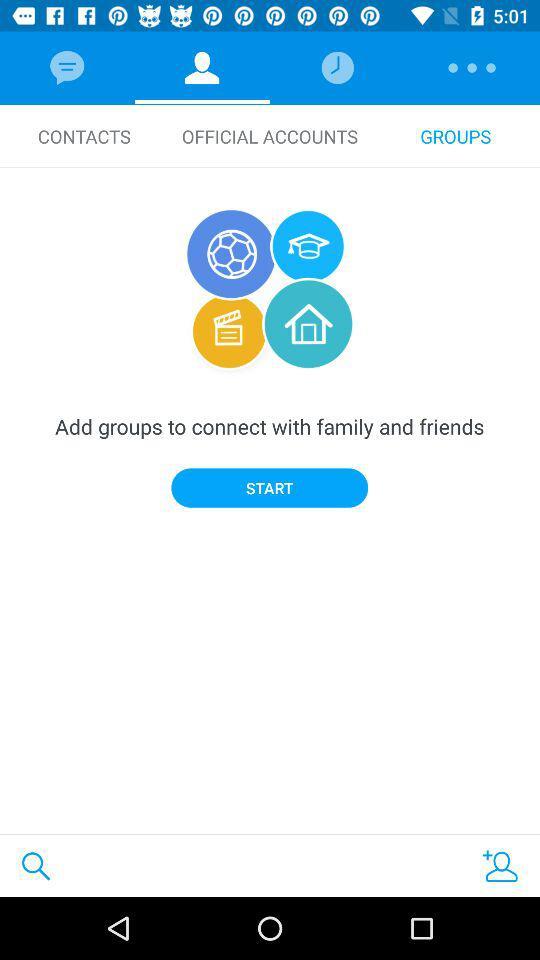 Image resolution: width=540 pixels, height=960 pixels. What do you see at coordinates (83, 135) in the screenshot?
I see `contacts` at bounding box center [83, 135].